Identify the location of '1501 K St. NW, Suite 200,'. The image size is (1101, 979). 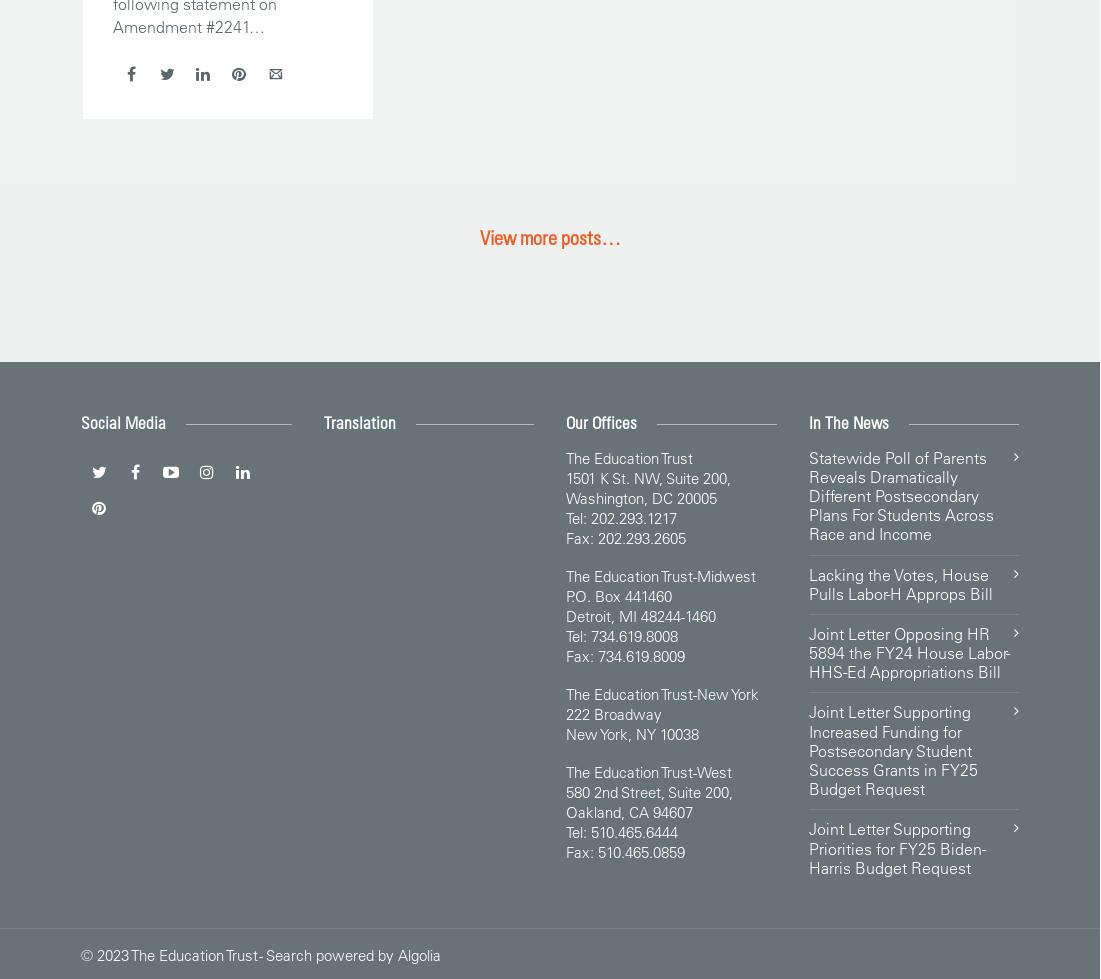
(647, 477).